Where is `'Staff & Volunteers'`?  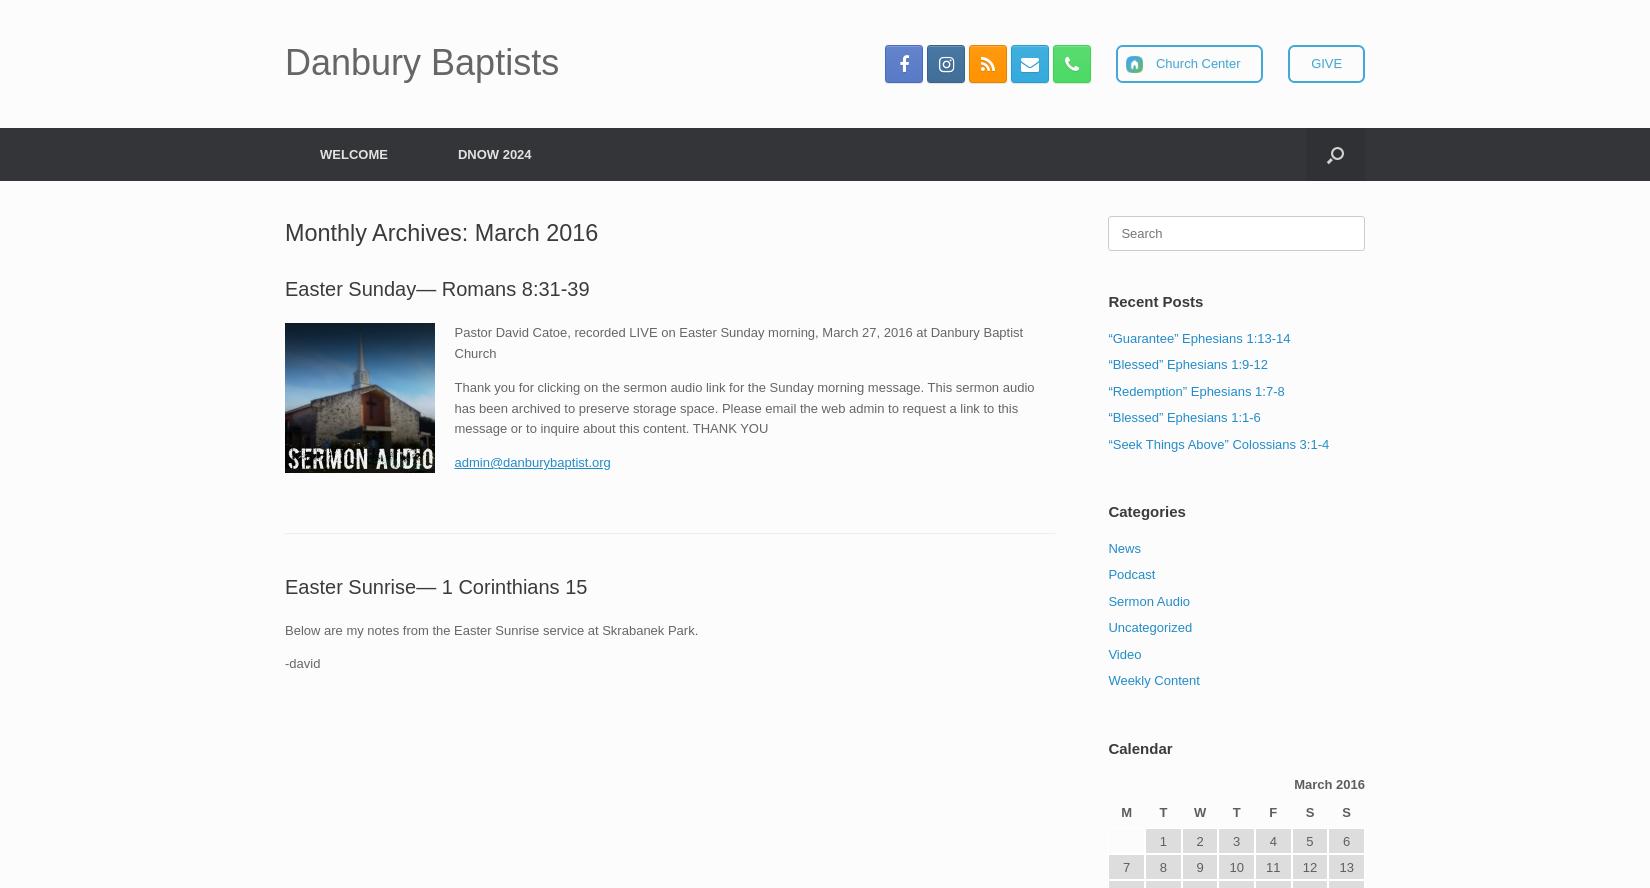 'Staff & Volunteers' is located at coordinates (559, 201).